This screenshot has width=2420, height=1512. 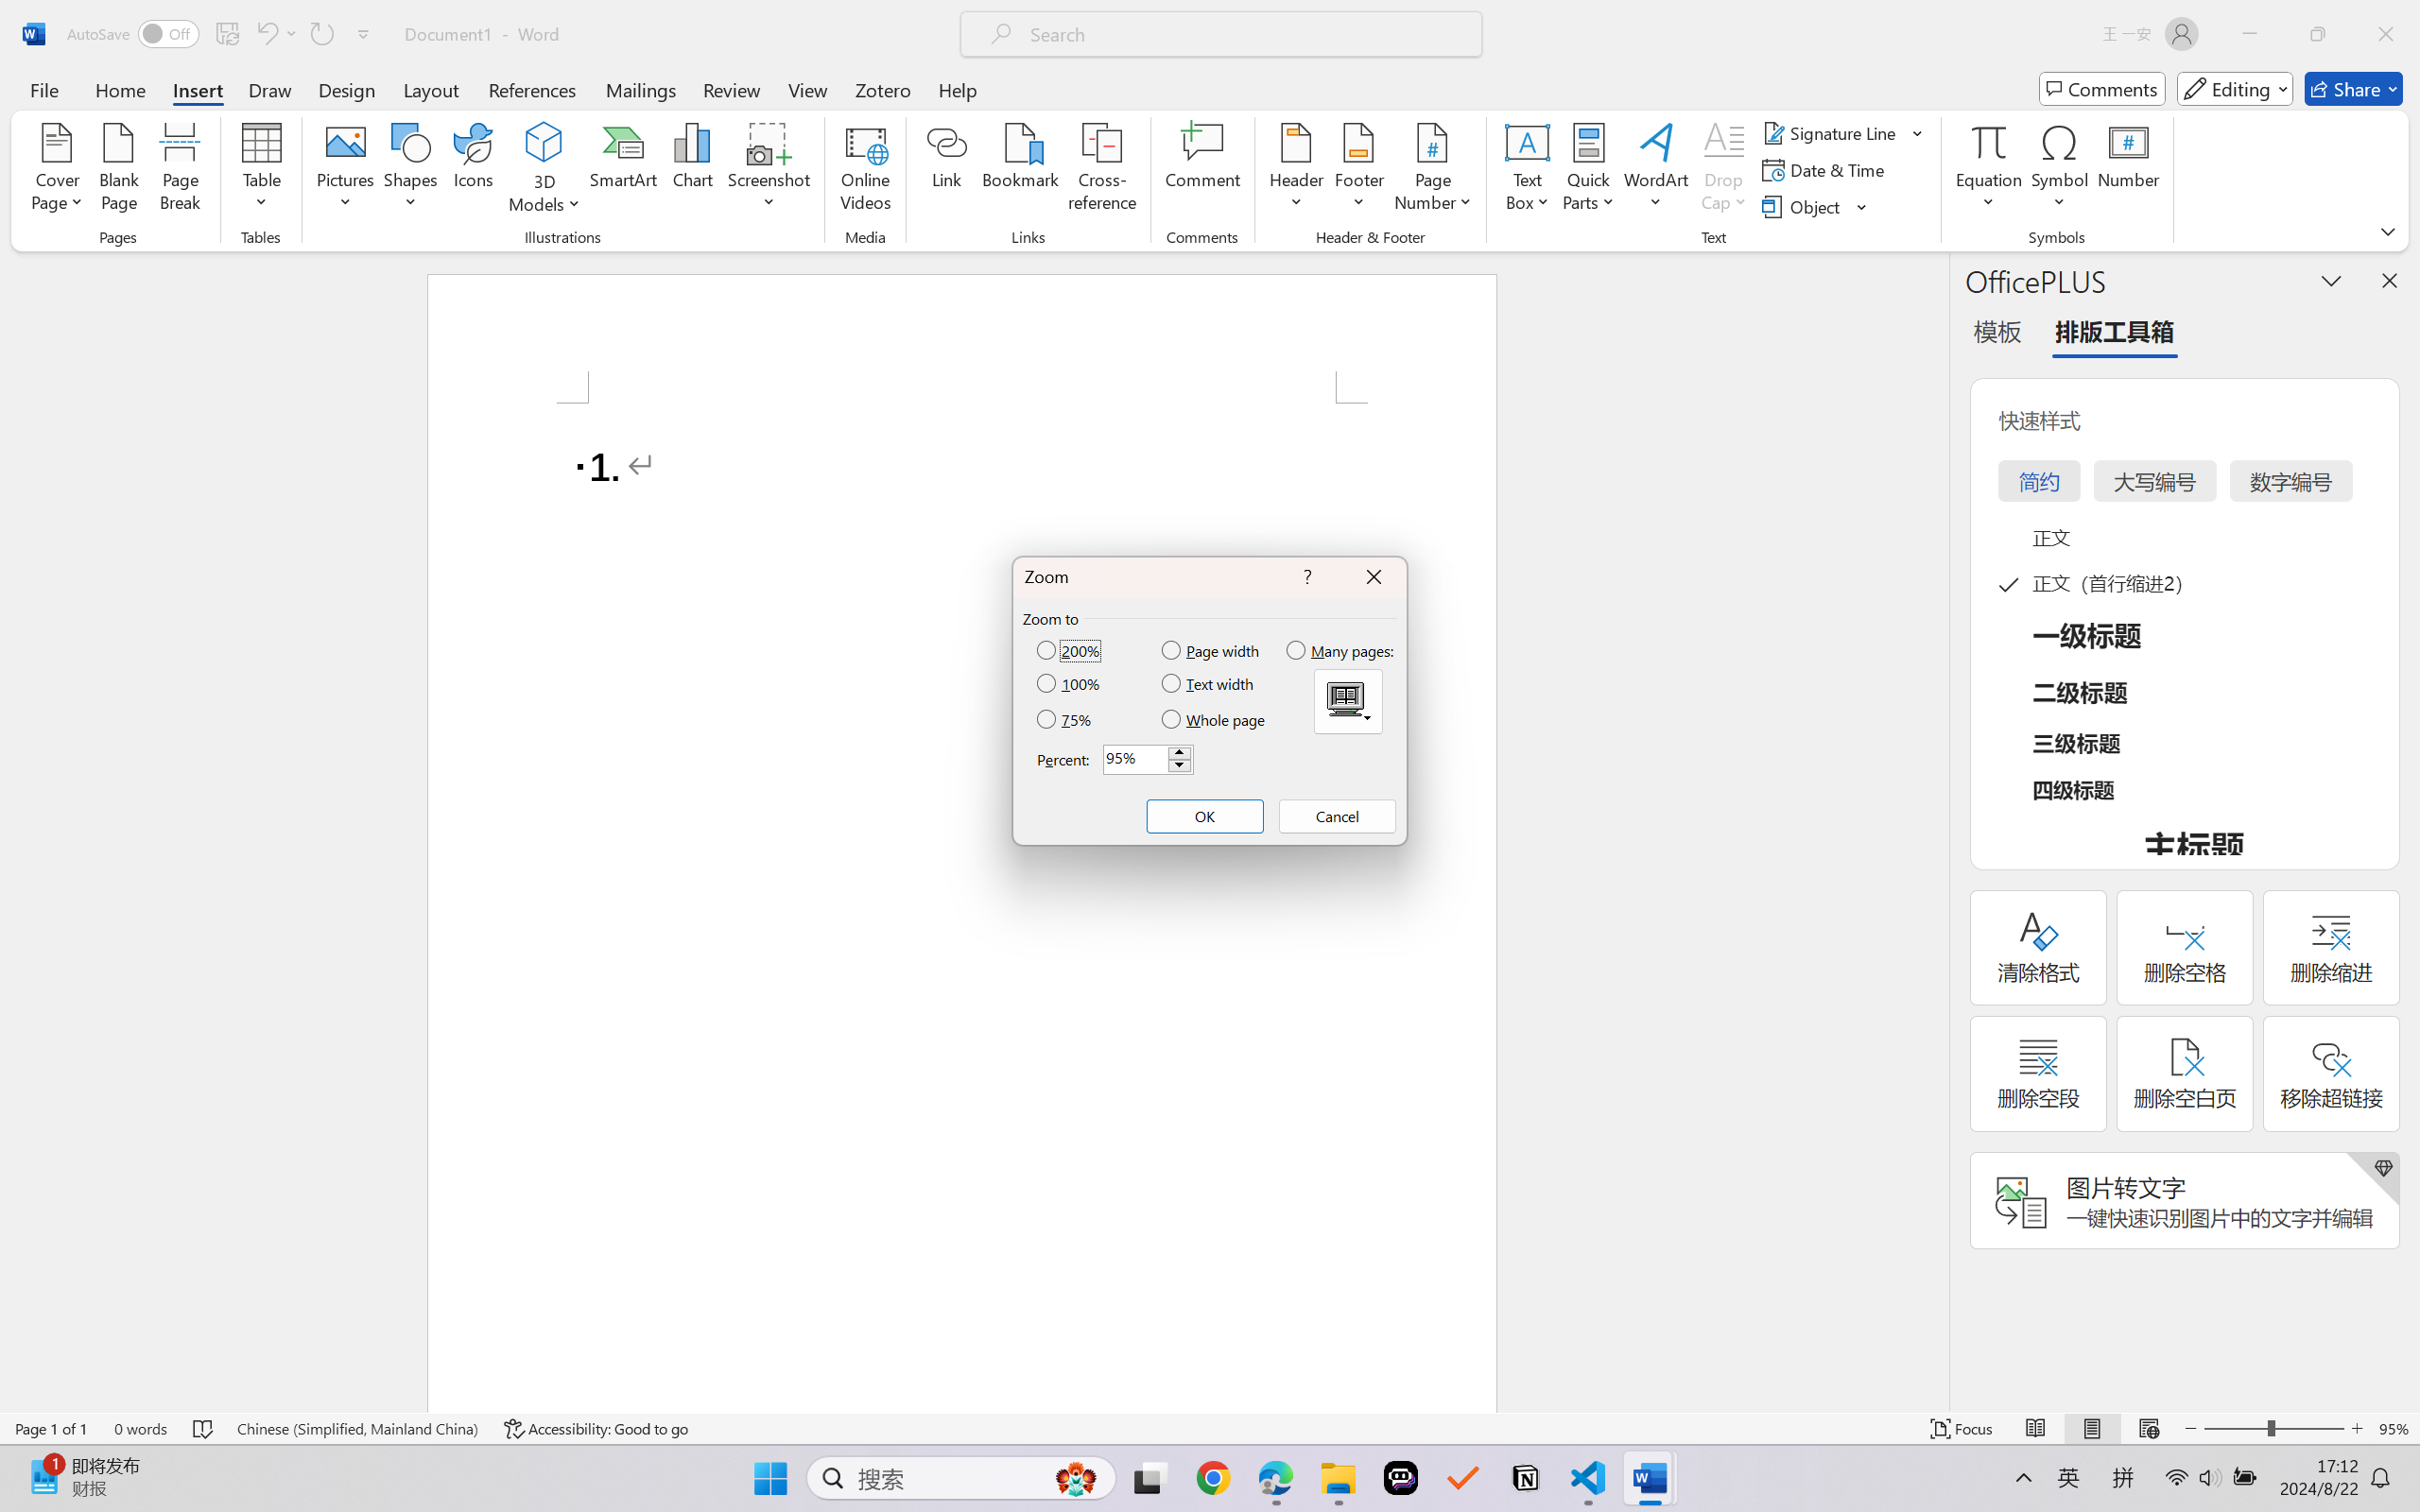 What do you see at coordinates (346, 170) in the screenshot?
I see `'Pictures'` at bounding box center [346, 170].